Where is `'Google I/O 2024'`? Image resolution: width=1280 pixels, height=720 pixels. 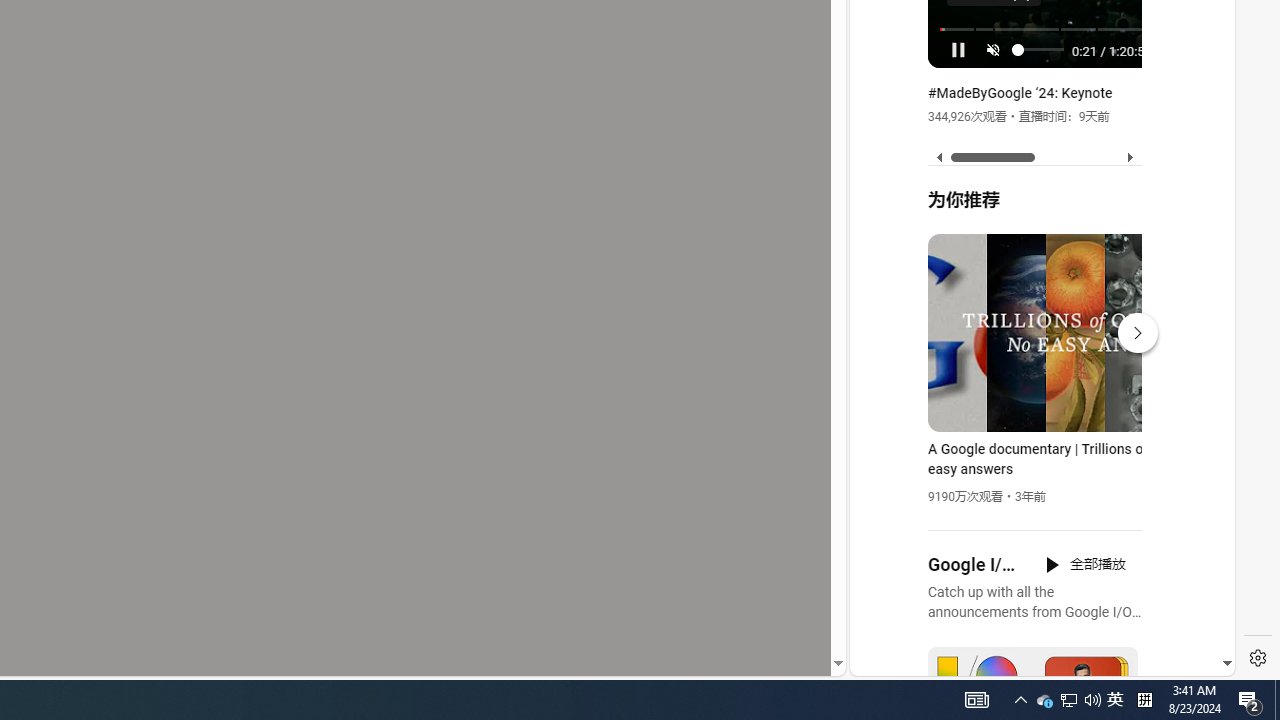 'Google I/O 2024' is located at coordinates (974, 565).